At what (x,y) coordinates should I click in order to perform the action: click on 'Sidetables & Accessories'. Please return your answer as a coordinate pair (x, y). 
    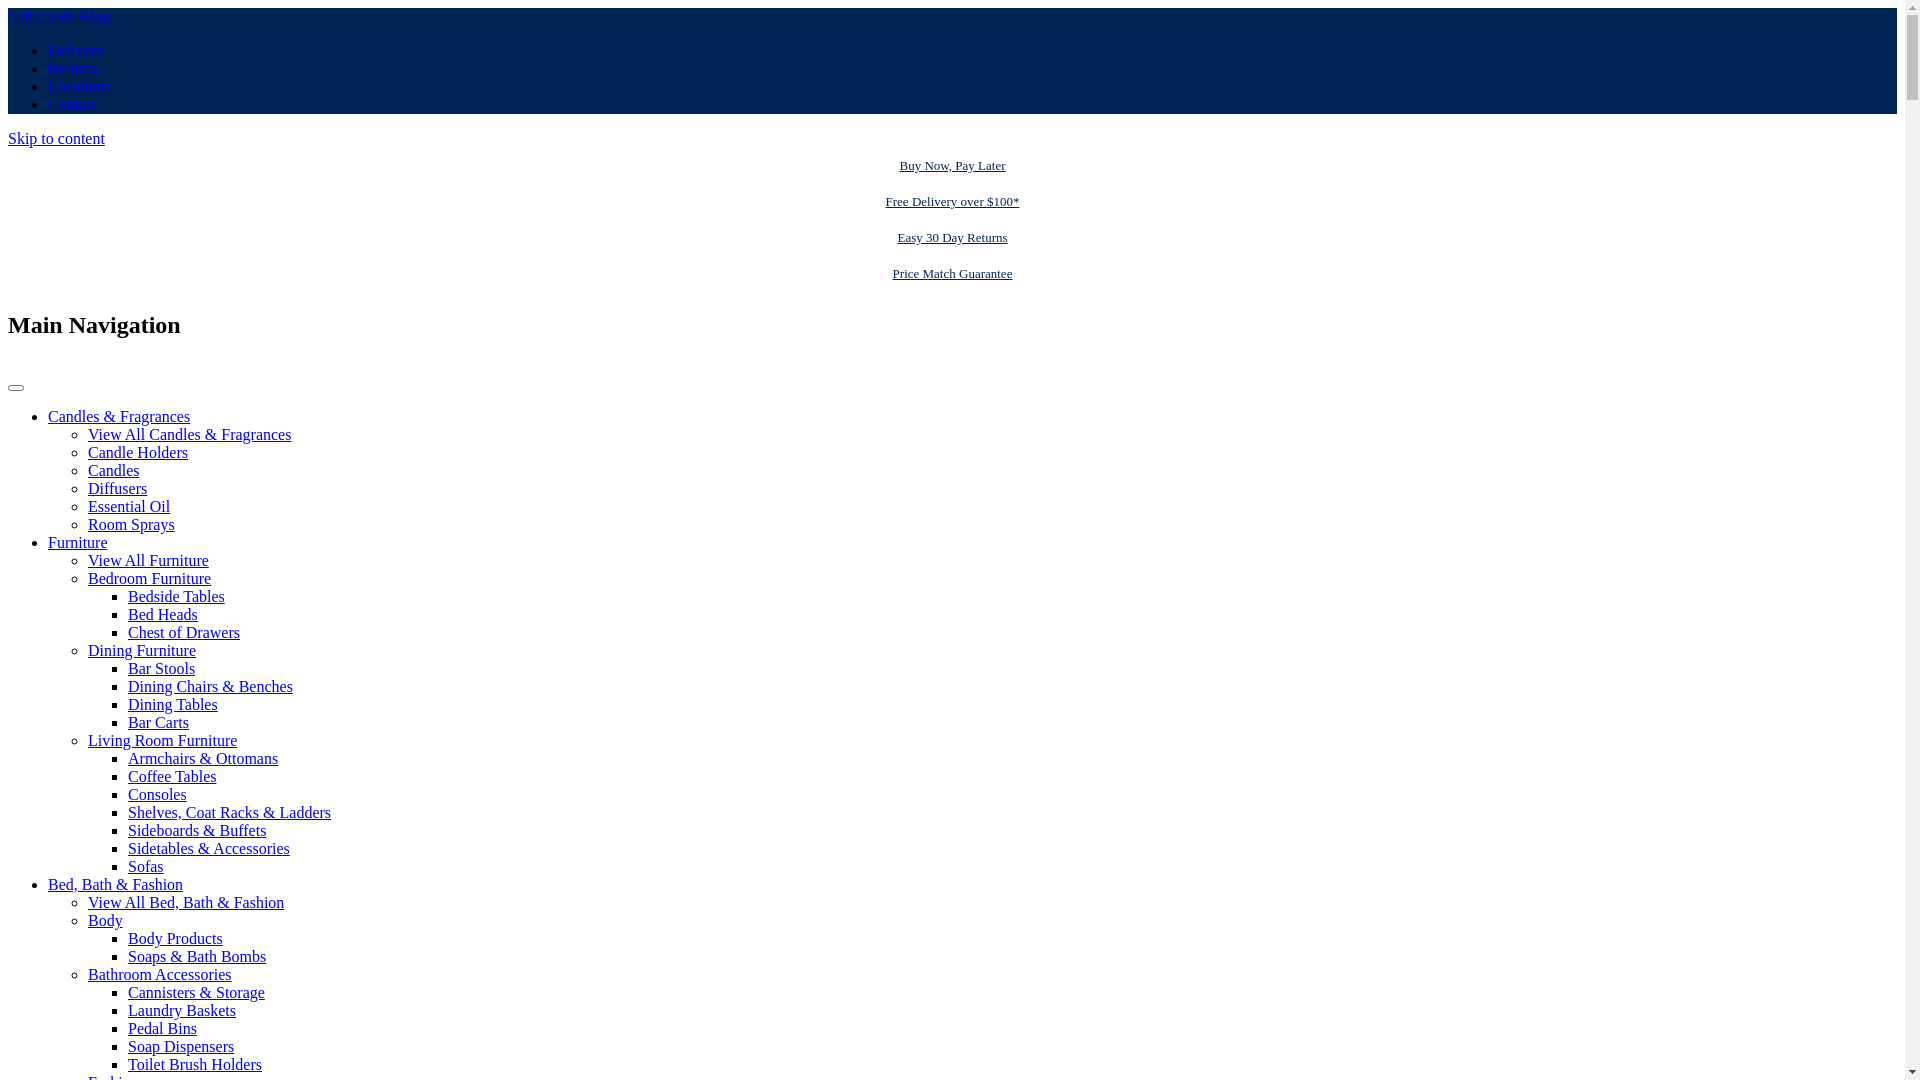
    Looking at the image, I should click on (209, 848).